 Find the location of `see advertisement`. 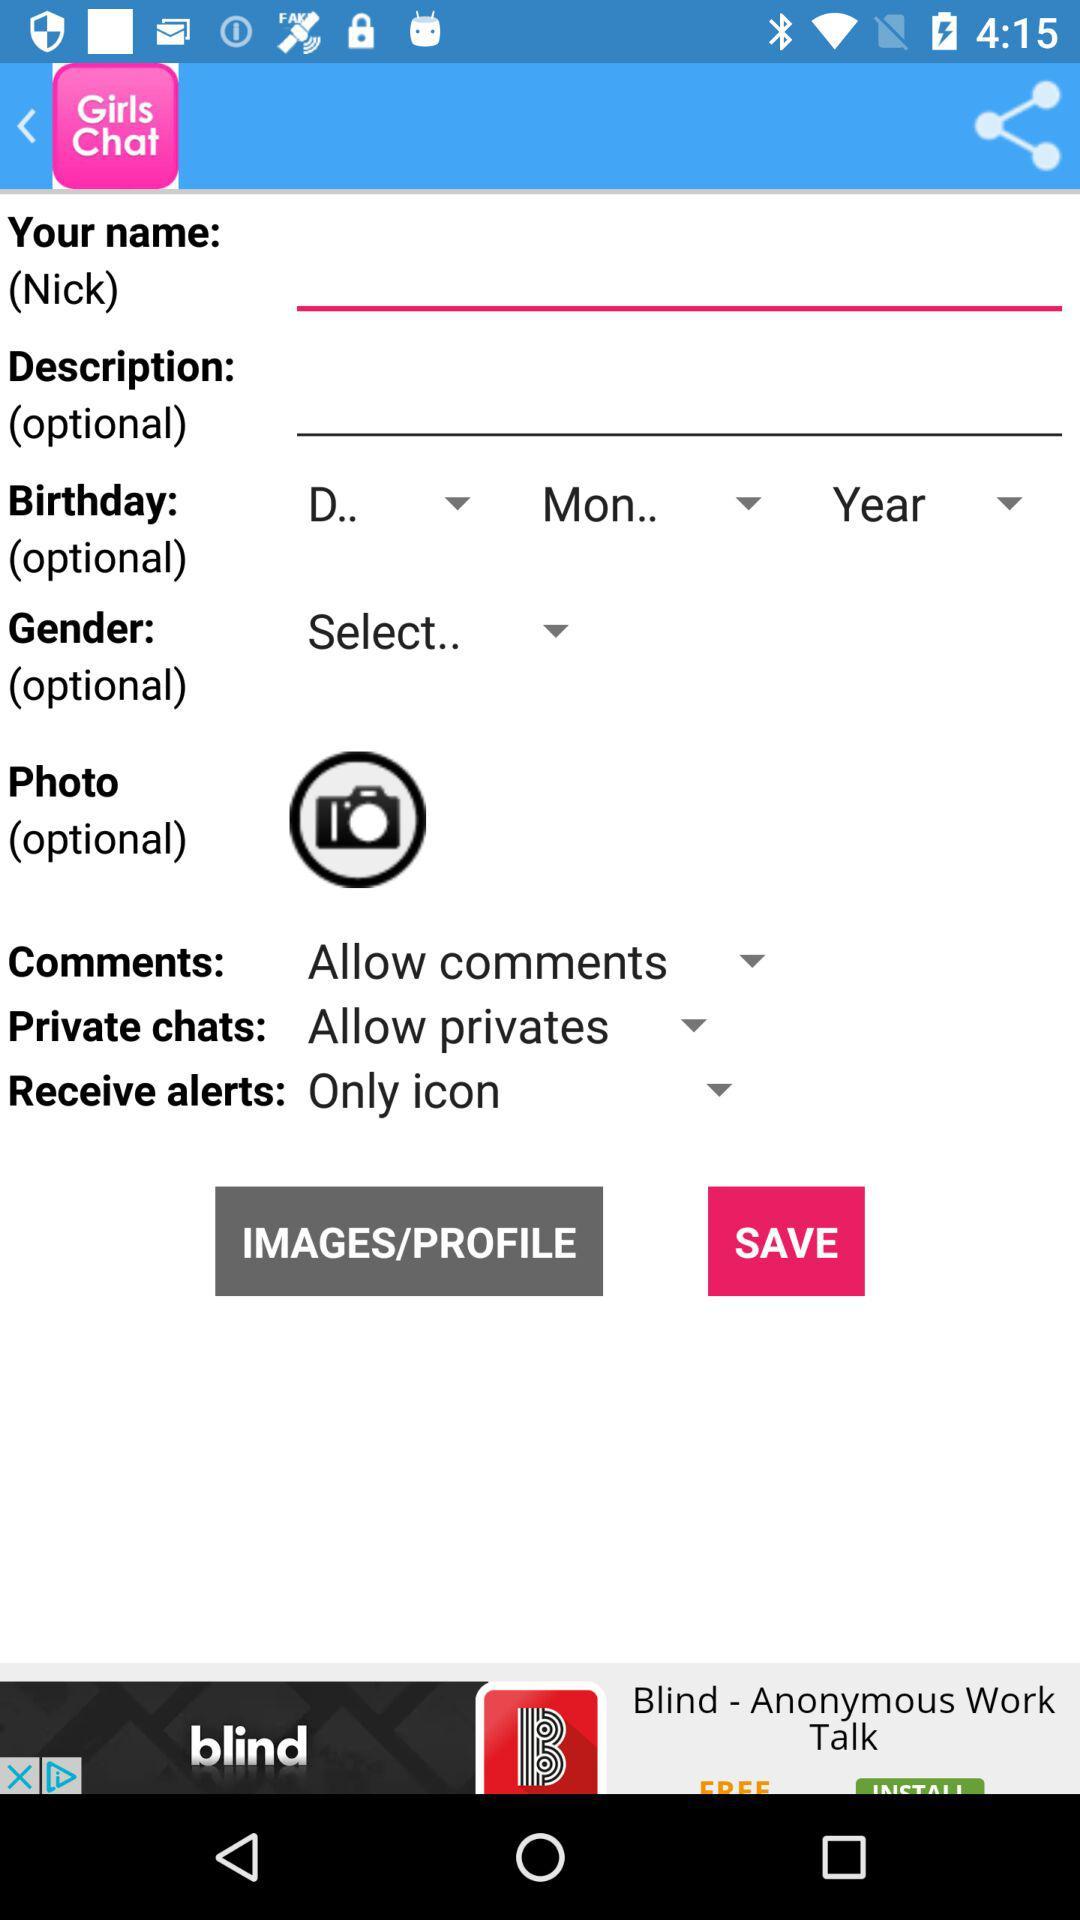

see advertisement is located at coordinates (540, 1727).